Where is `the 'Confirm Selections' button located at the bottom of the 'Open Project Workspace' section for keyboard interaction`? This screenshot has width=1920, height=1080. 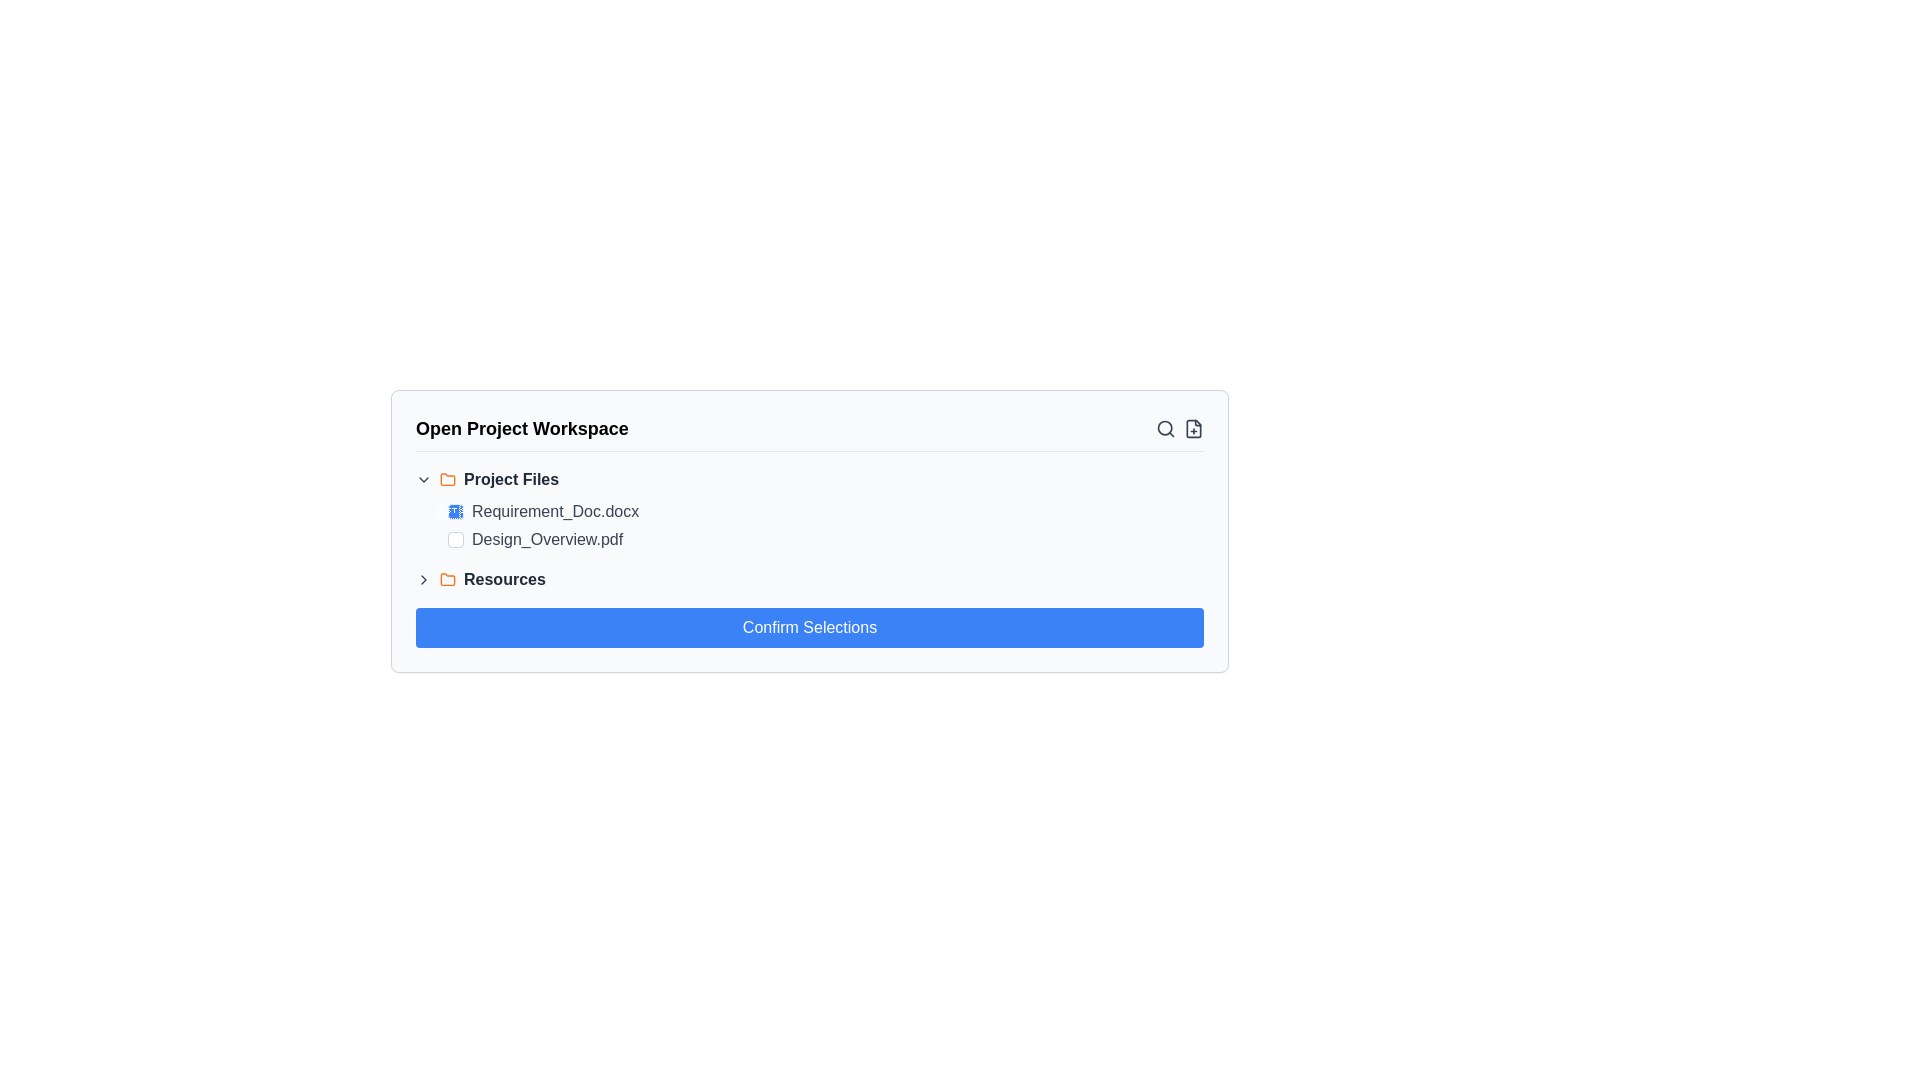
the 'Confirm Selections' button located at the bottom of the 'Open Project Workspace' section for keyboard interaction is located at coordinates (810, 627).